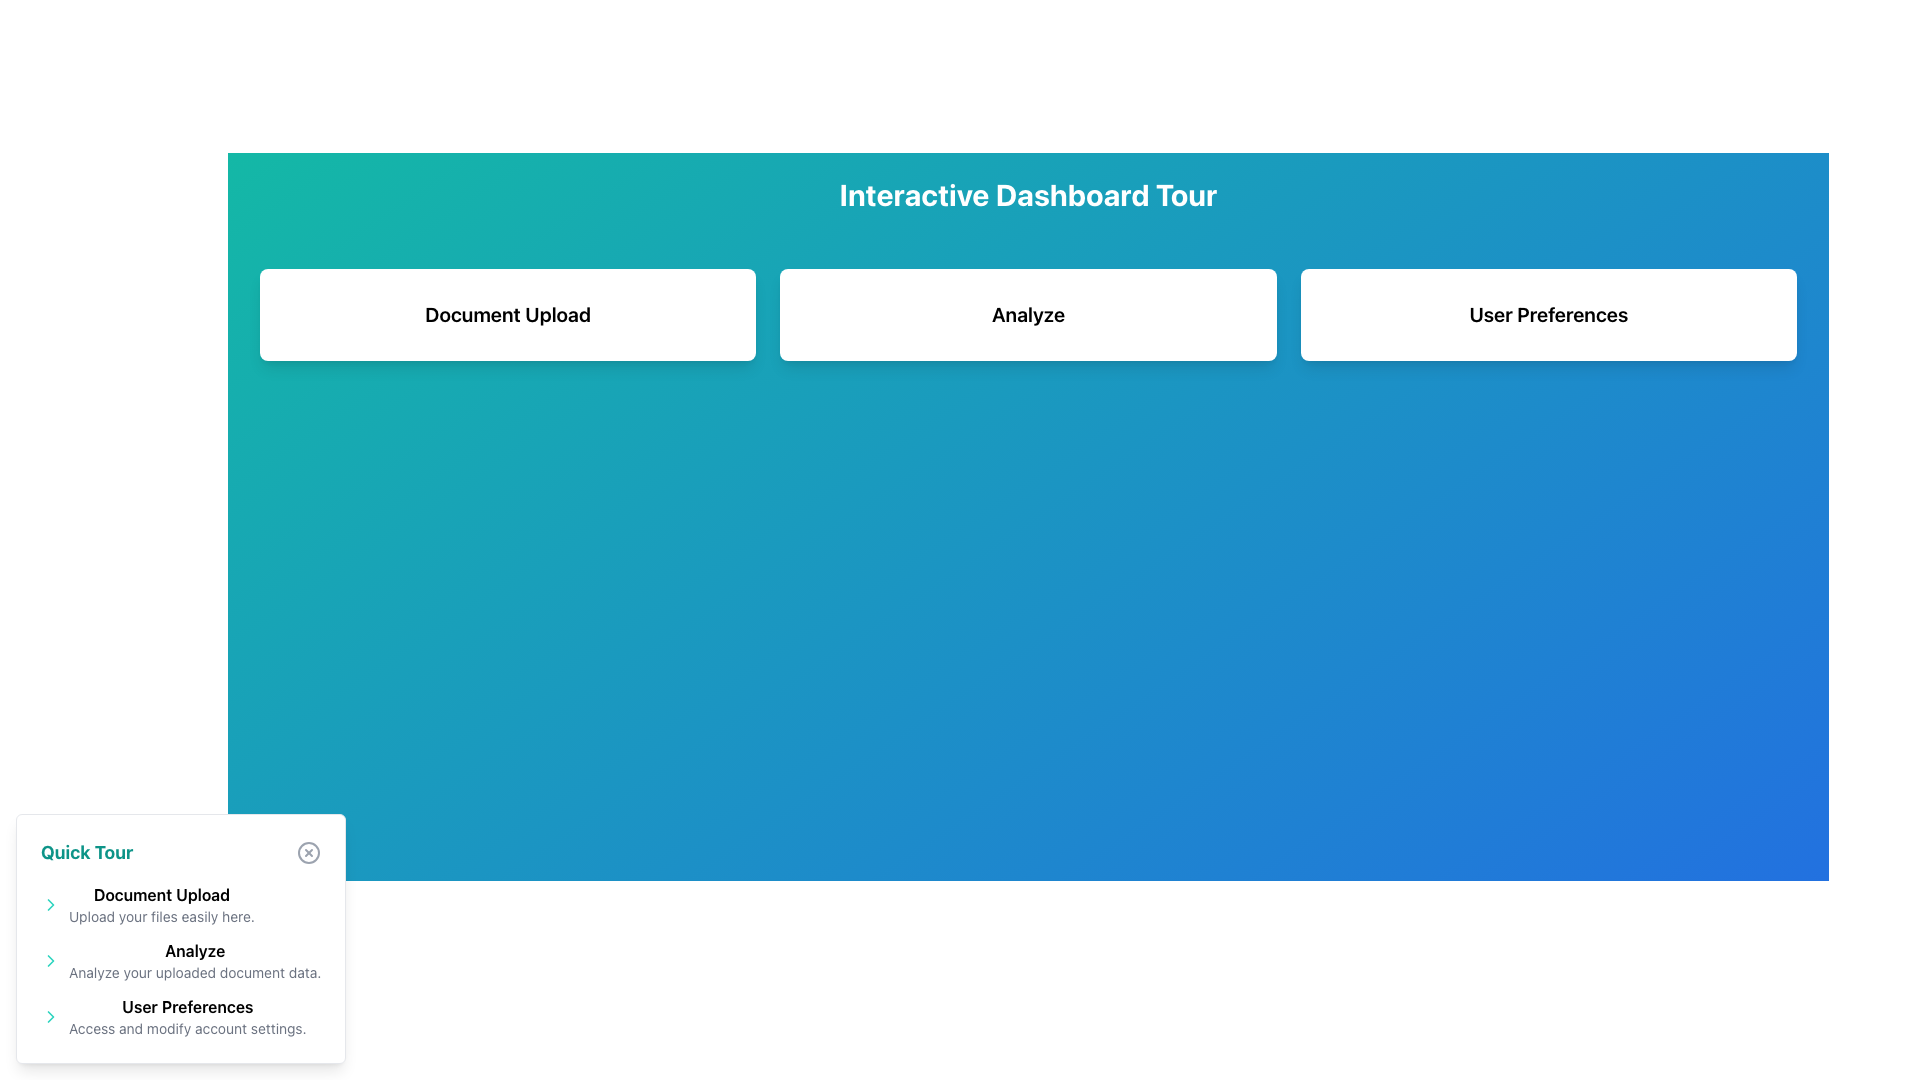 This screenshot has height=1080, width=1920. What do you see at coordinates (181, 905) in the screenshot?
I see `the first clickable list item in the 'Quick Tour' card located in the bottom left corner of the interface` at bounding box center [181, 905].